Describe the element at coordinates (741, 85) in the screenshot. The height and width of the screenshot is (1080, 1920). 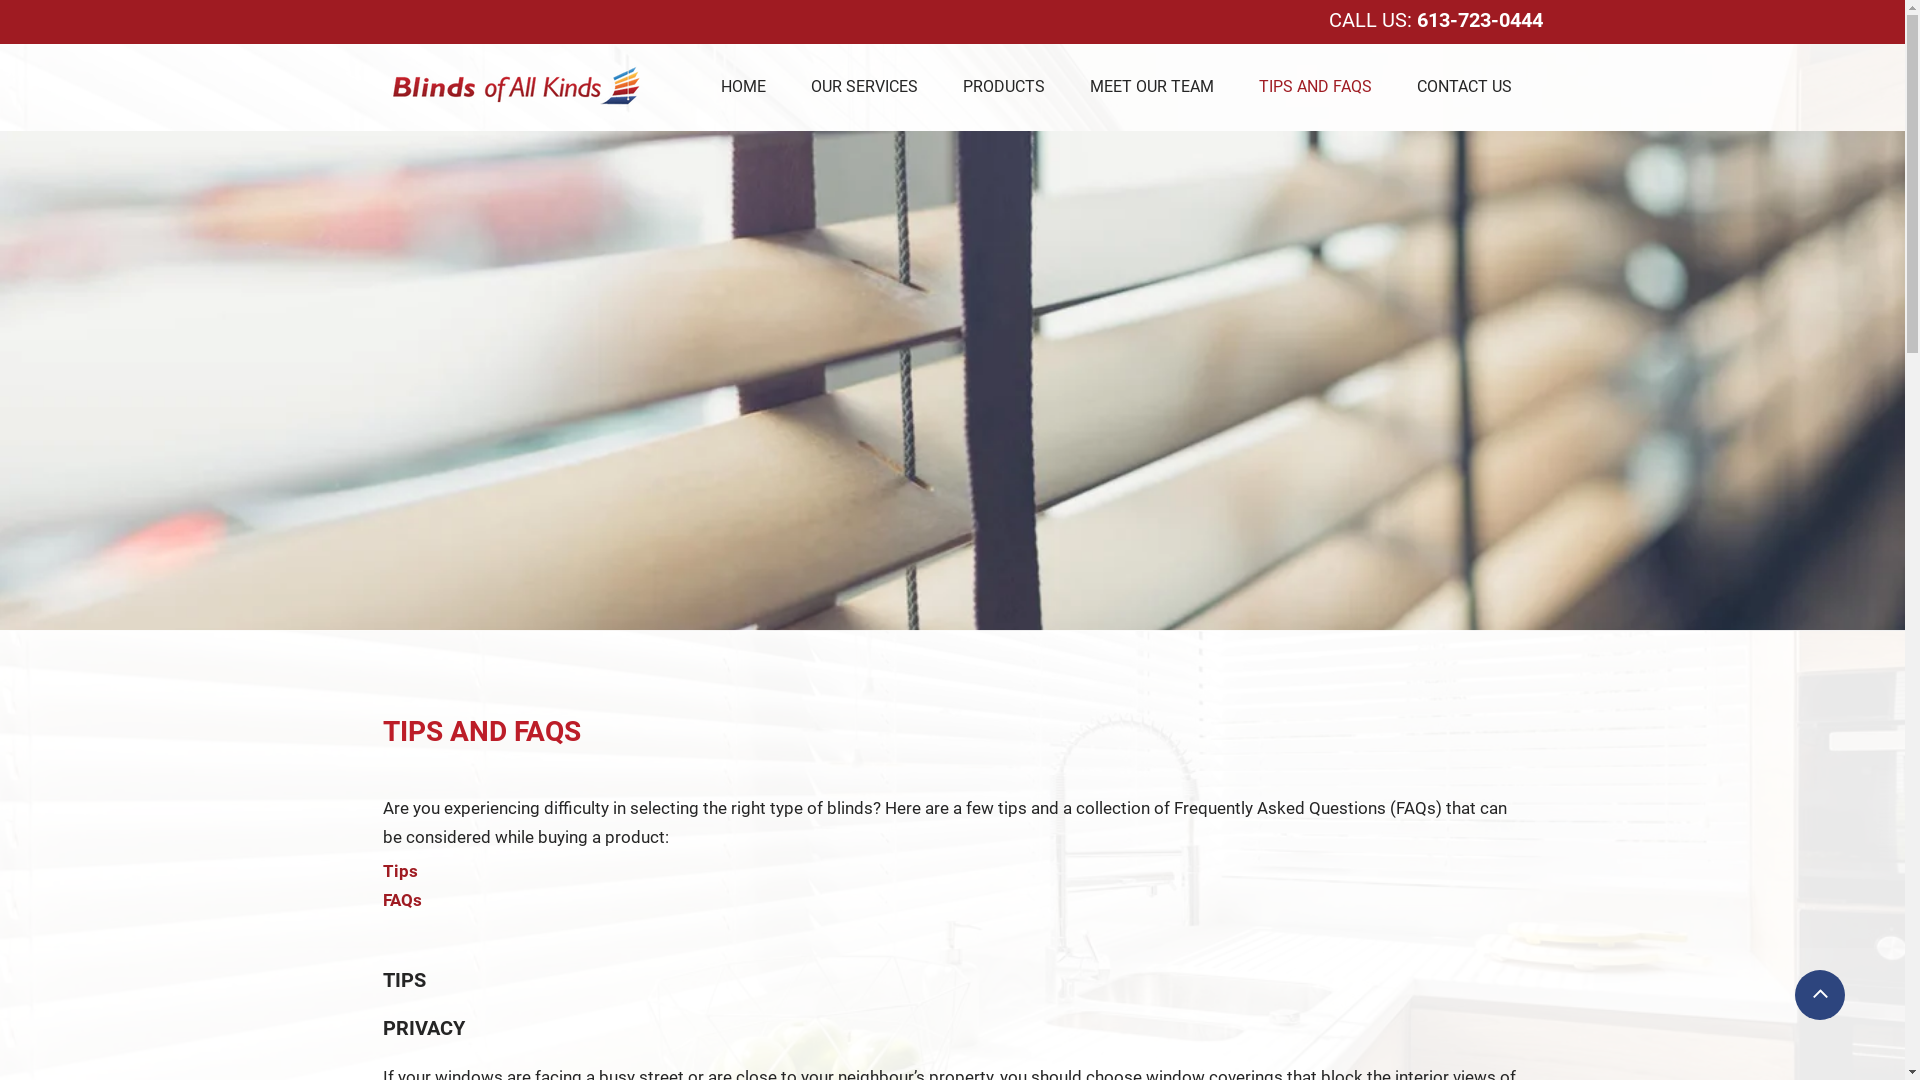
I see `'HOME'` at that location.